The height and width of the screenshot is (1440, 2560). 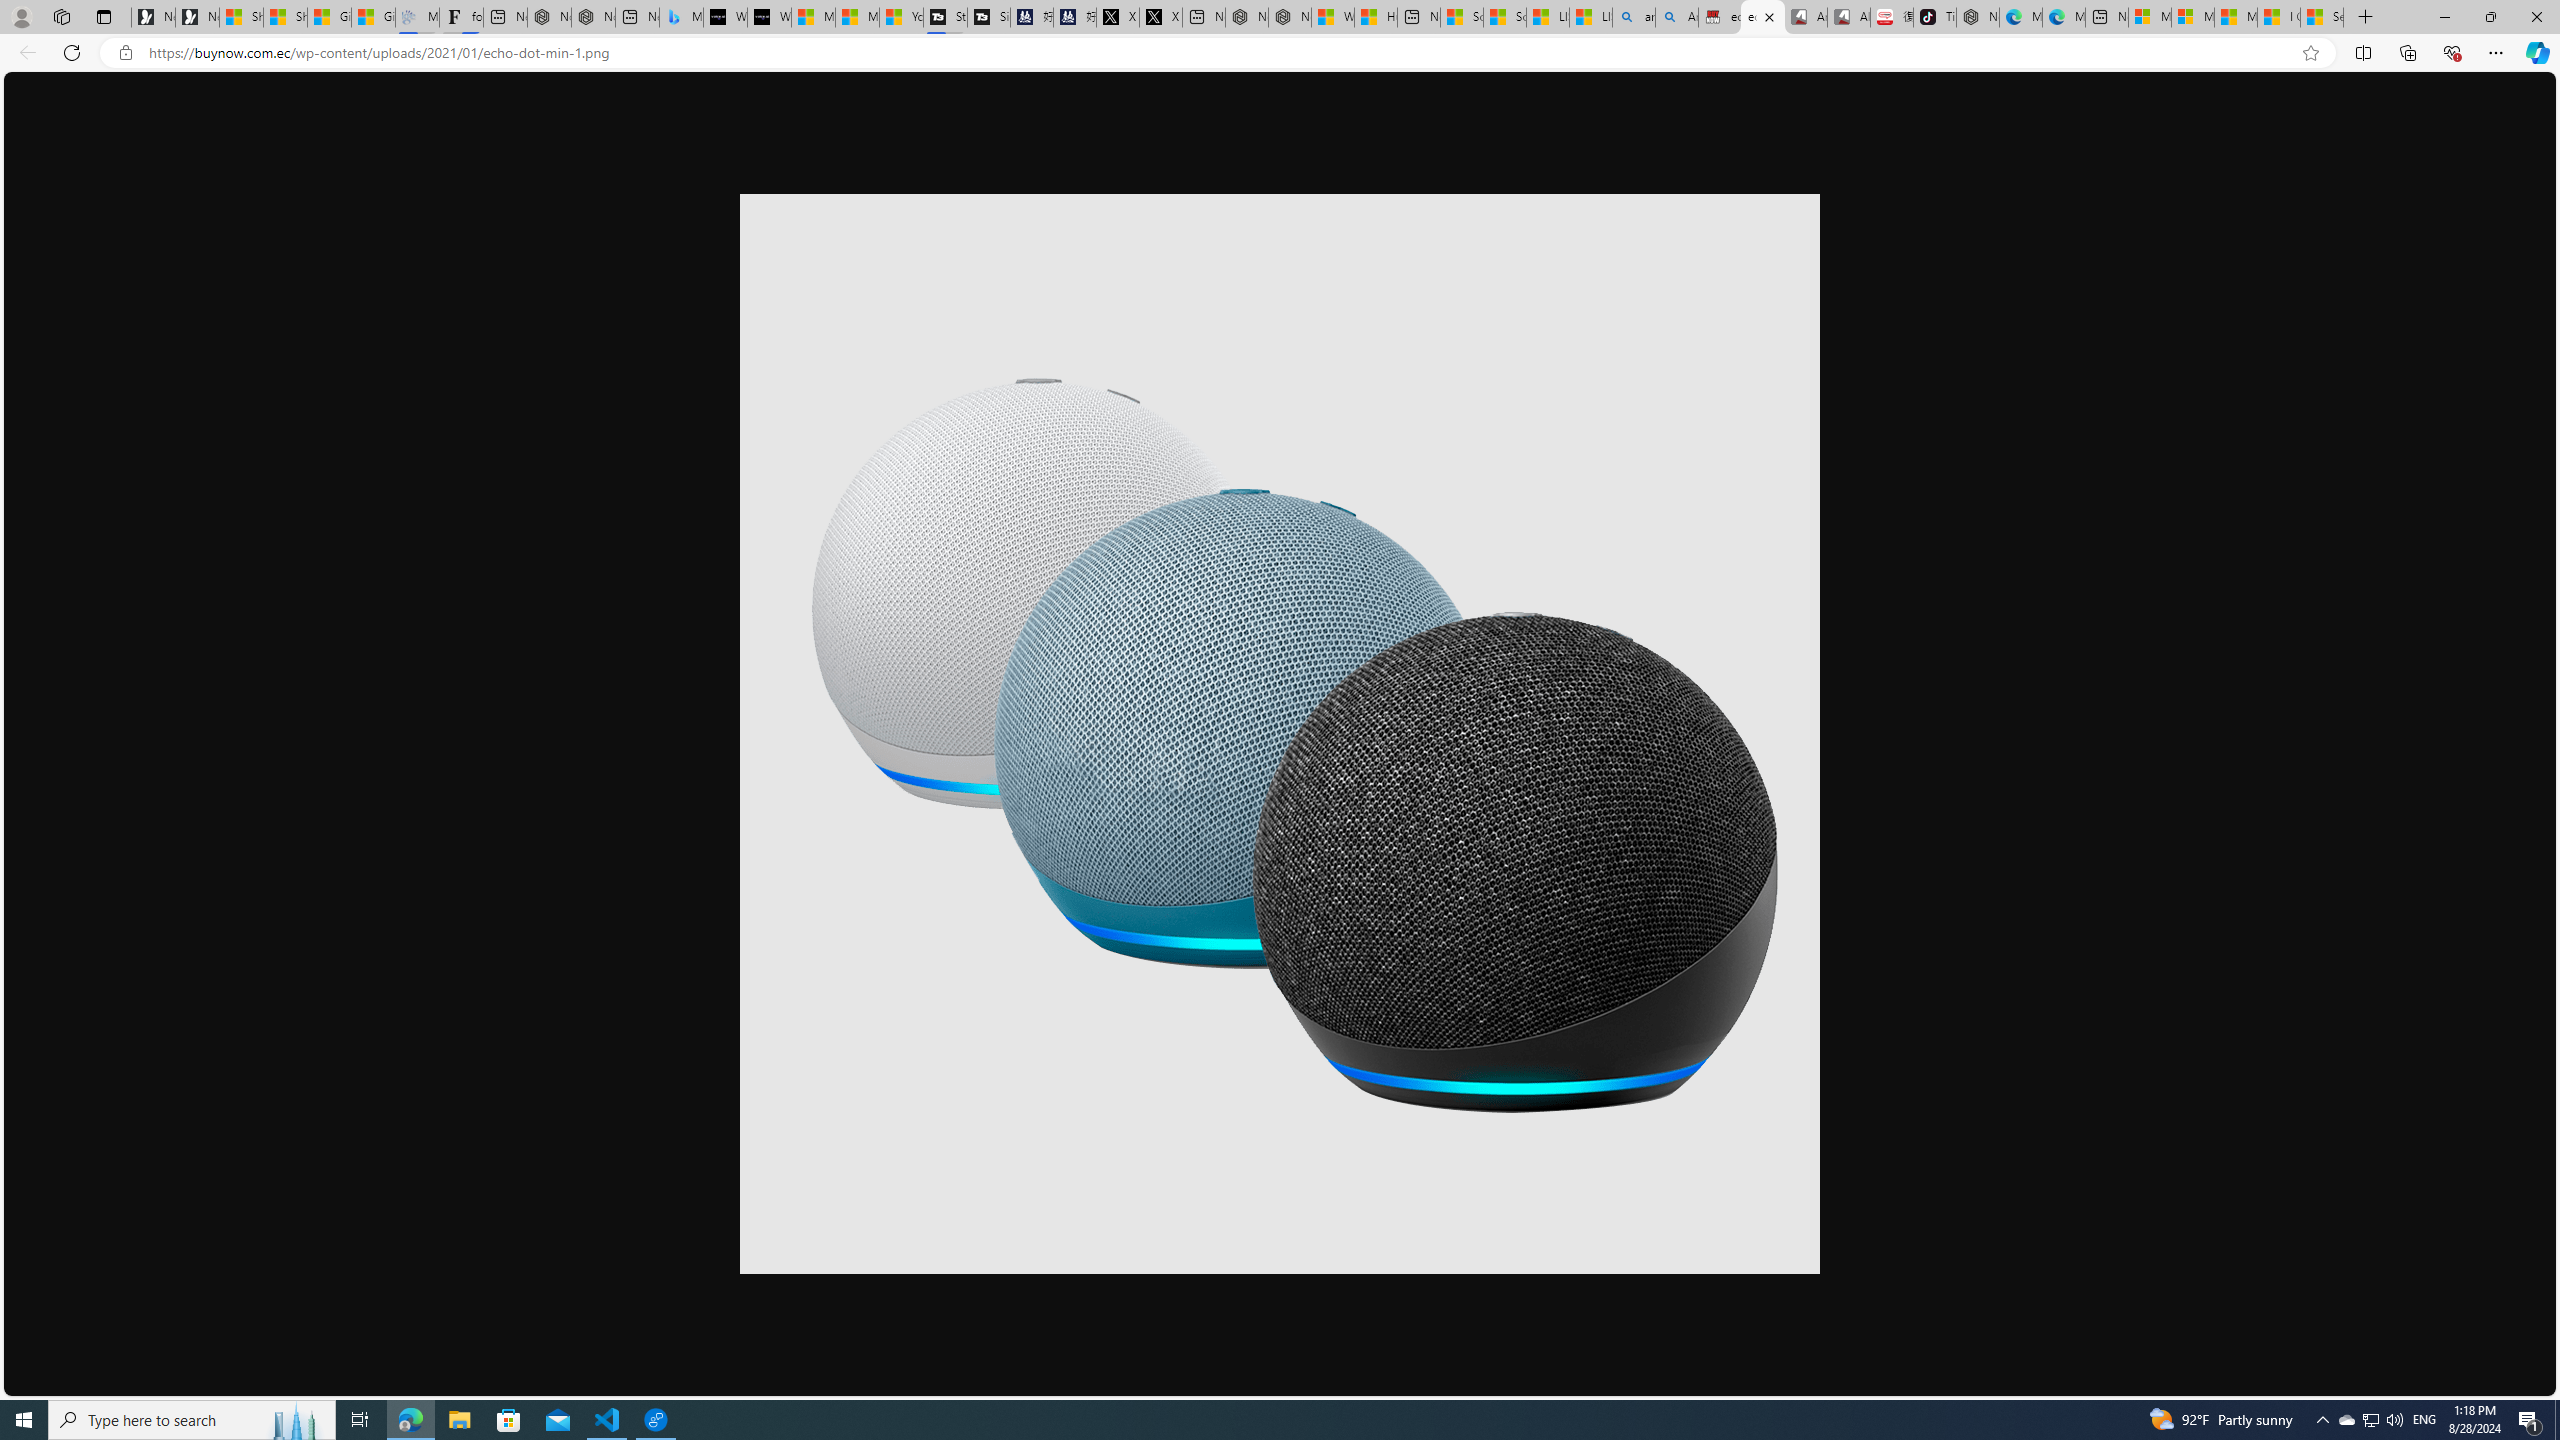 What do you see at coordinates (2278, 16) in the screenshot?
I see `'I Gained 20 Pounds of Muscle in 30 Days! | Watch'` at bounding box center [2278, 16].